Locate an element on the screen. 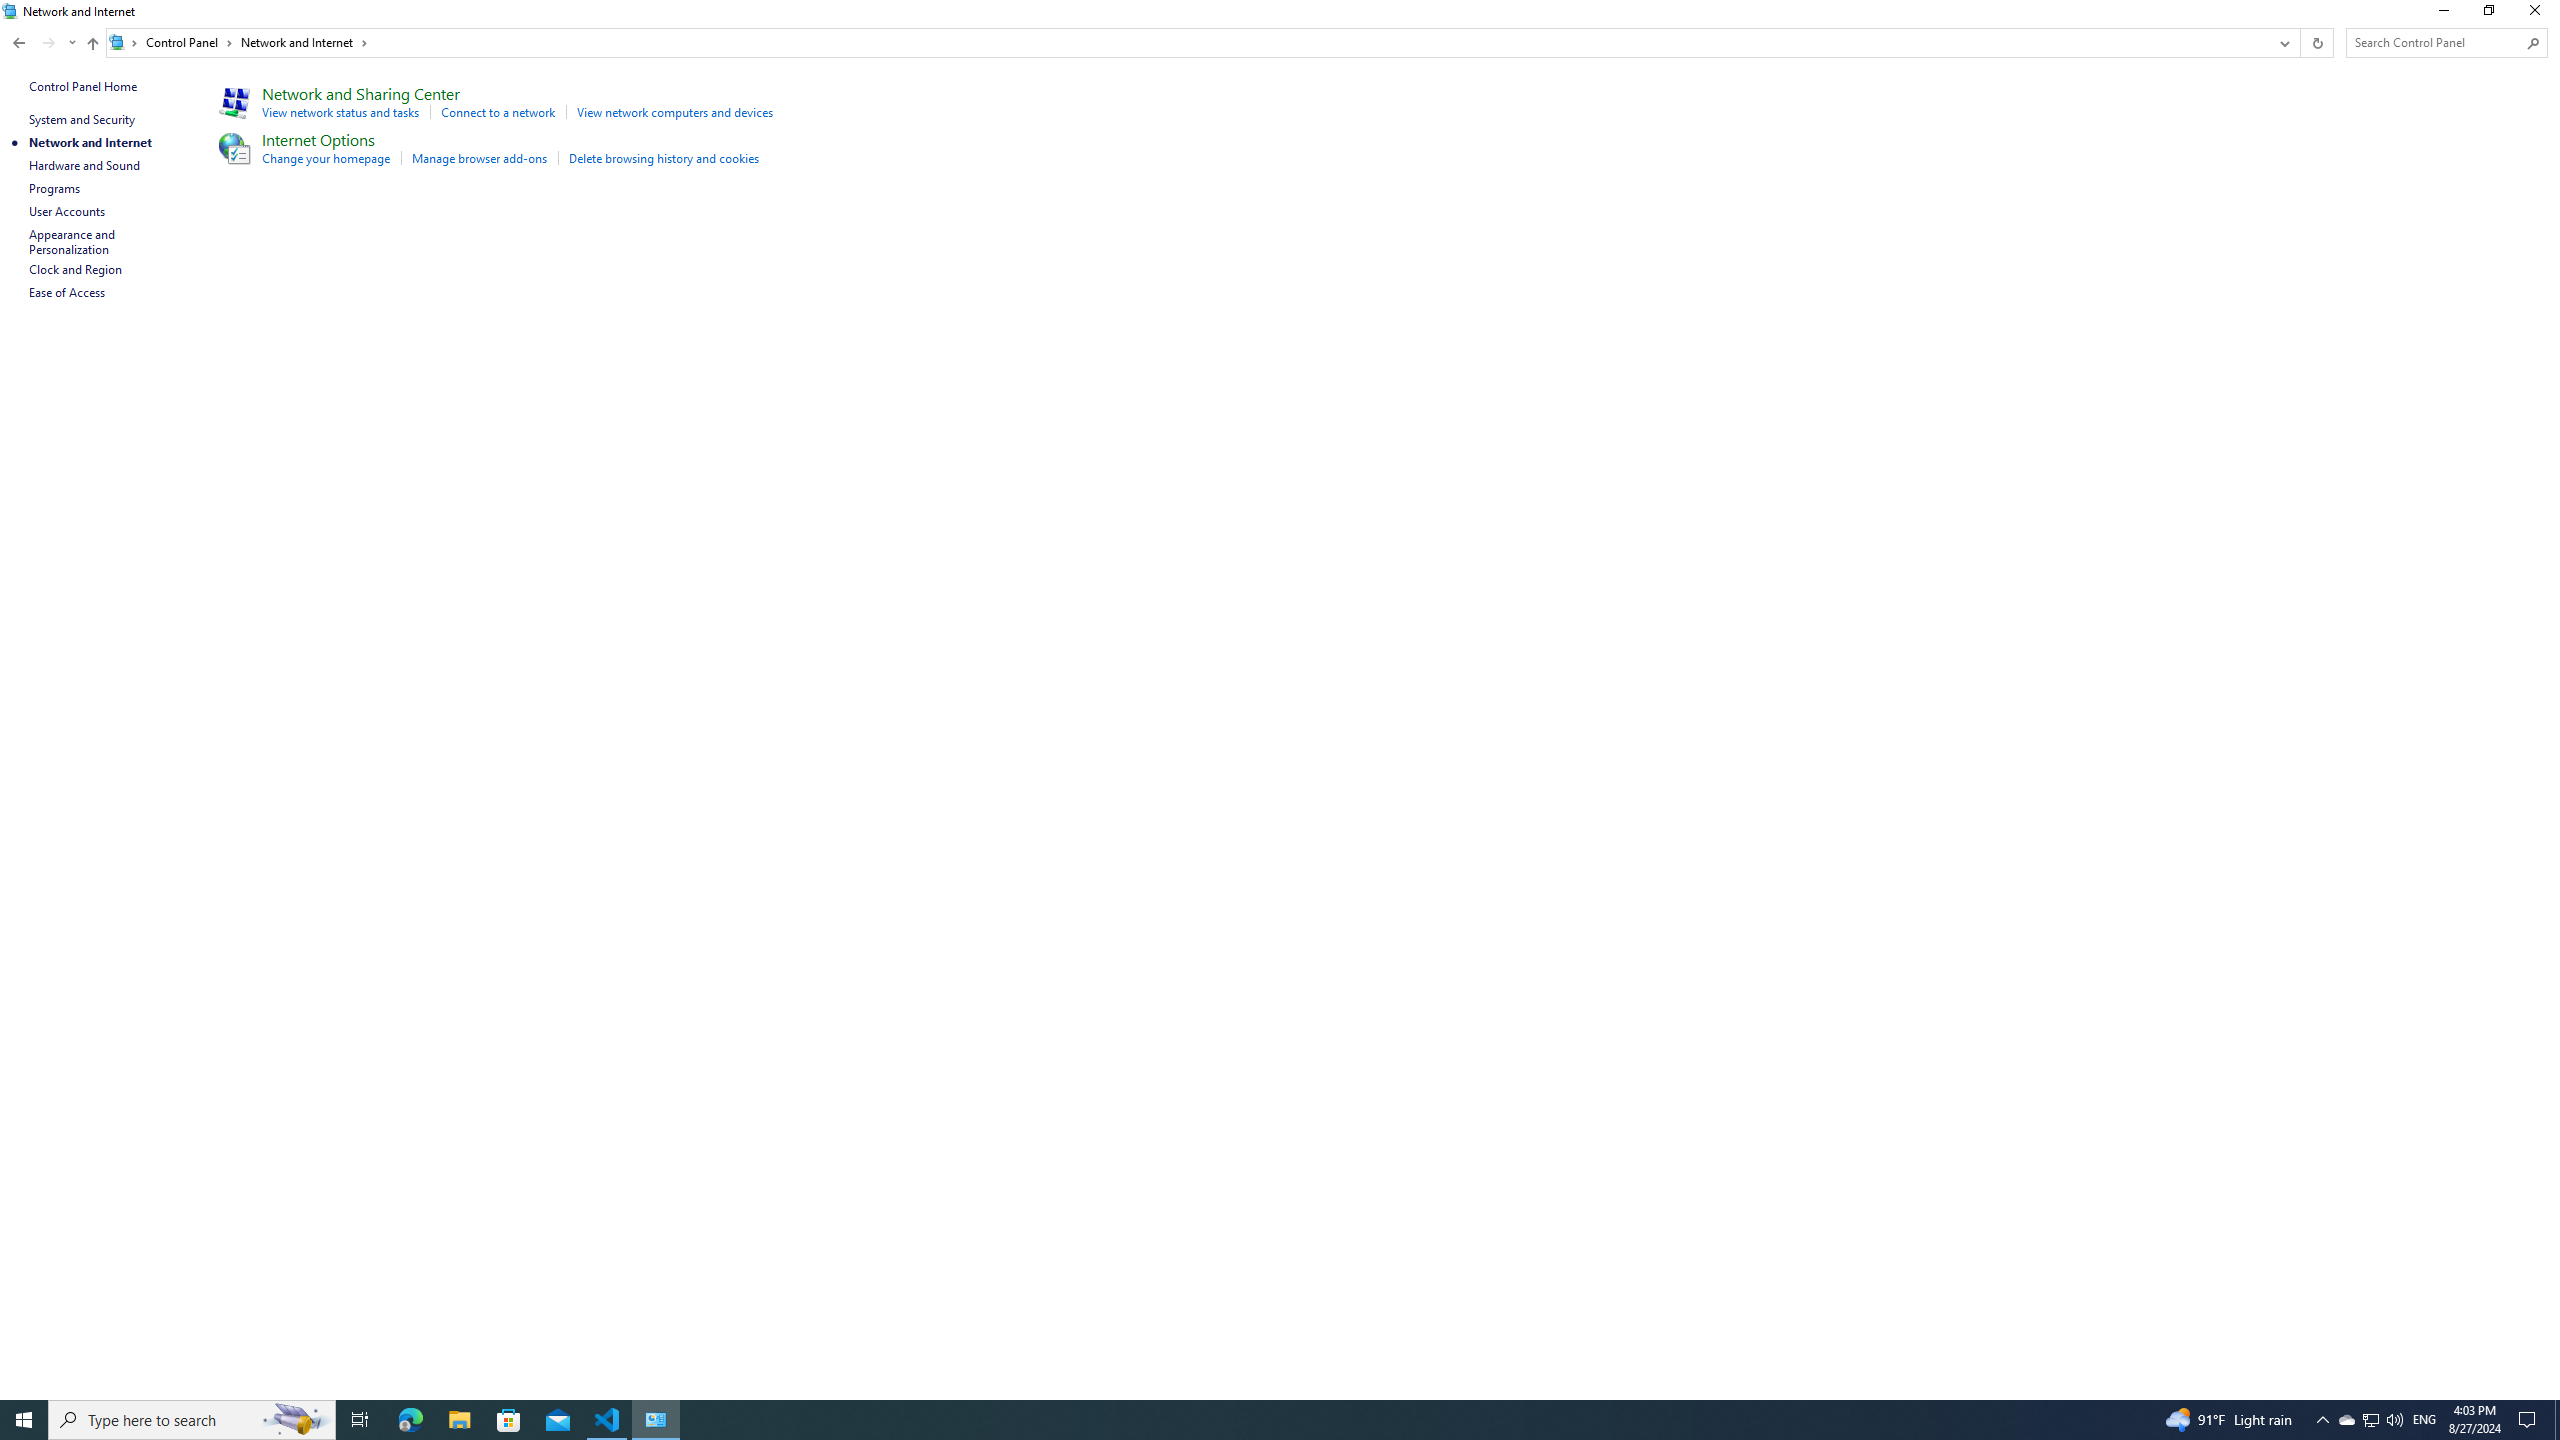 The height and width of the screenshot is (1440, 2560). 'Appearance and Personalization' is located at coordinates (73, 241).